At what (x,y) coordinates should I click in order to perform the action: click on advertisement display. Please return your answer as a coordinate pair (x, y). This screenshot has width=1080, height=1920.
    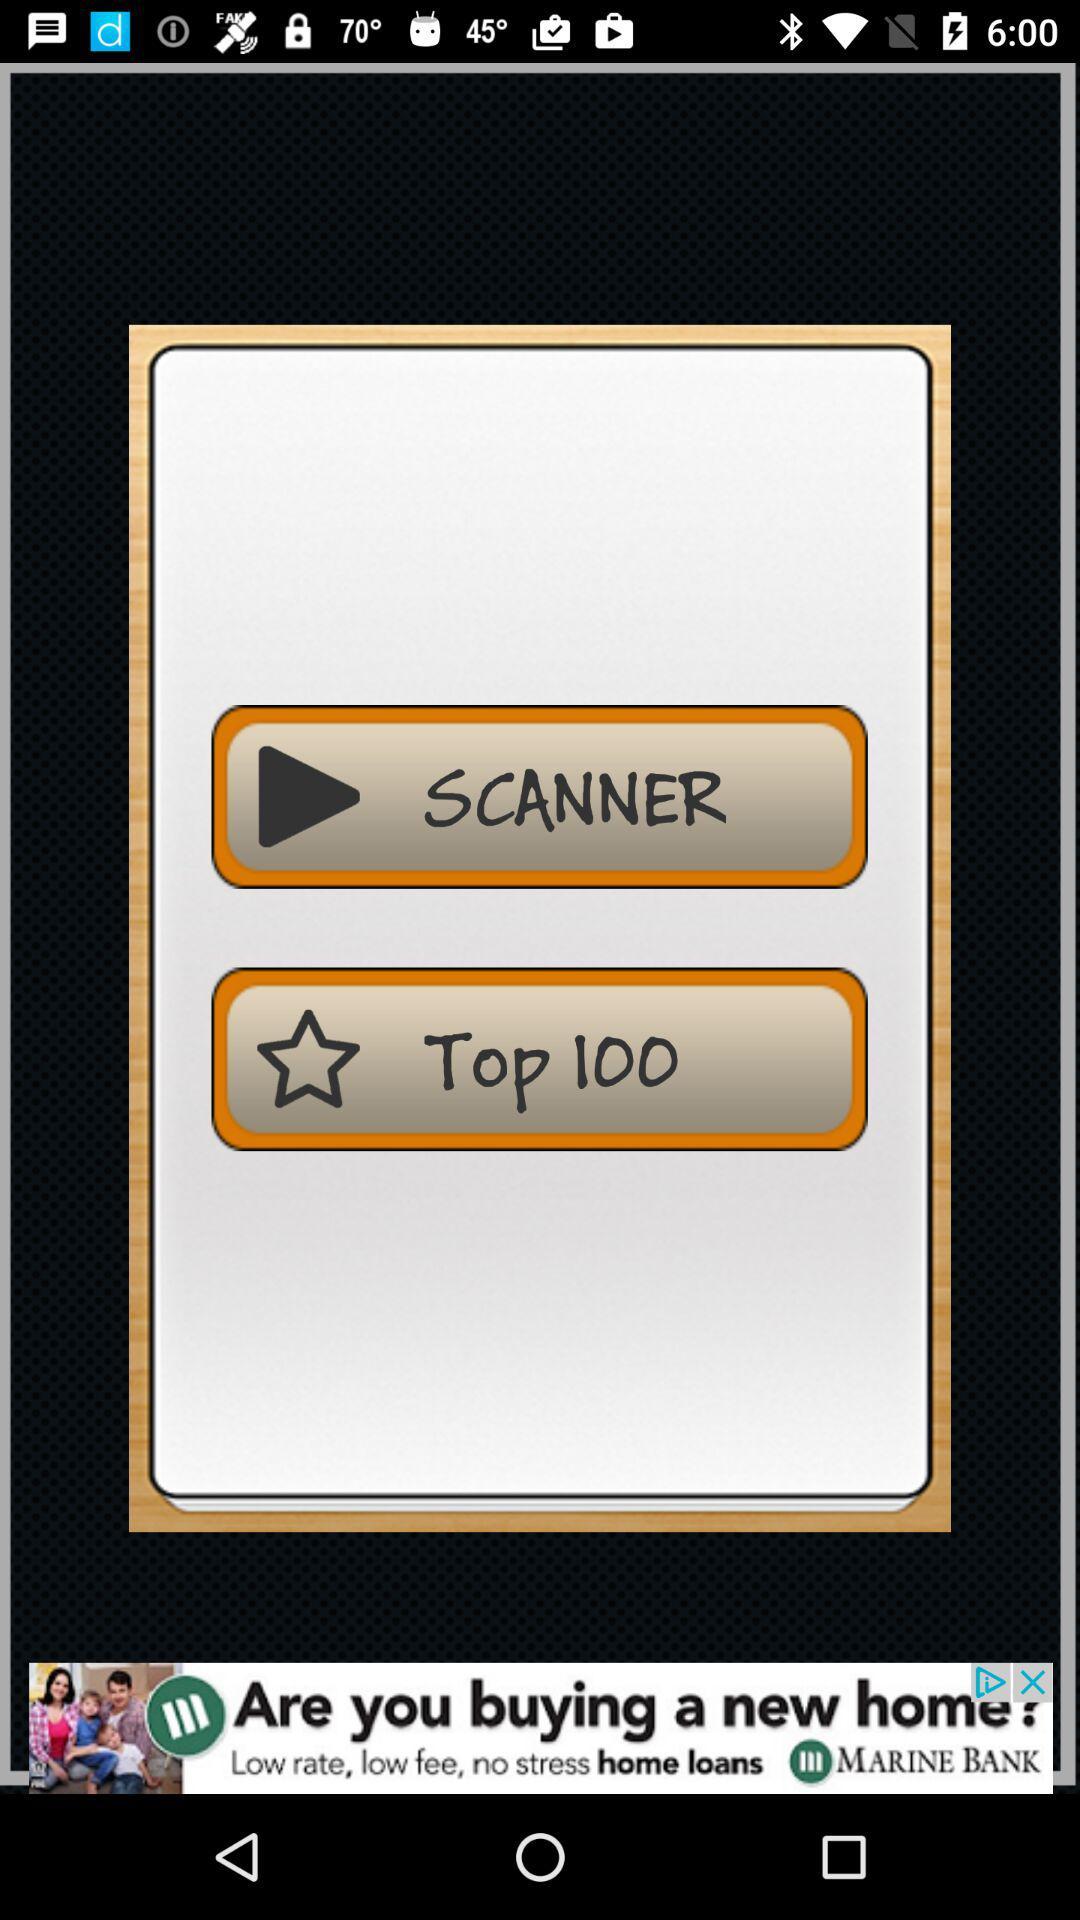
    Looking at the image, I should click on (540, 1727).